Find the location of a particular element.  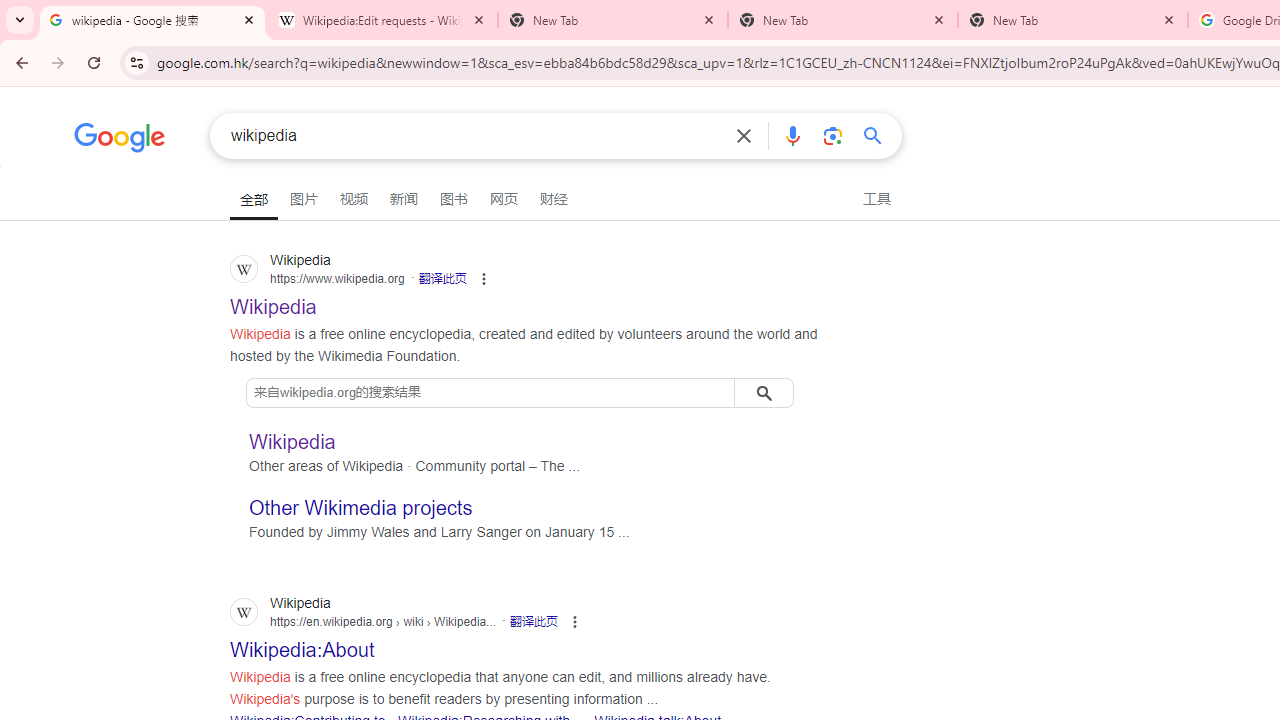

'Back' is located at coordinates (19, 61).